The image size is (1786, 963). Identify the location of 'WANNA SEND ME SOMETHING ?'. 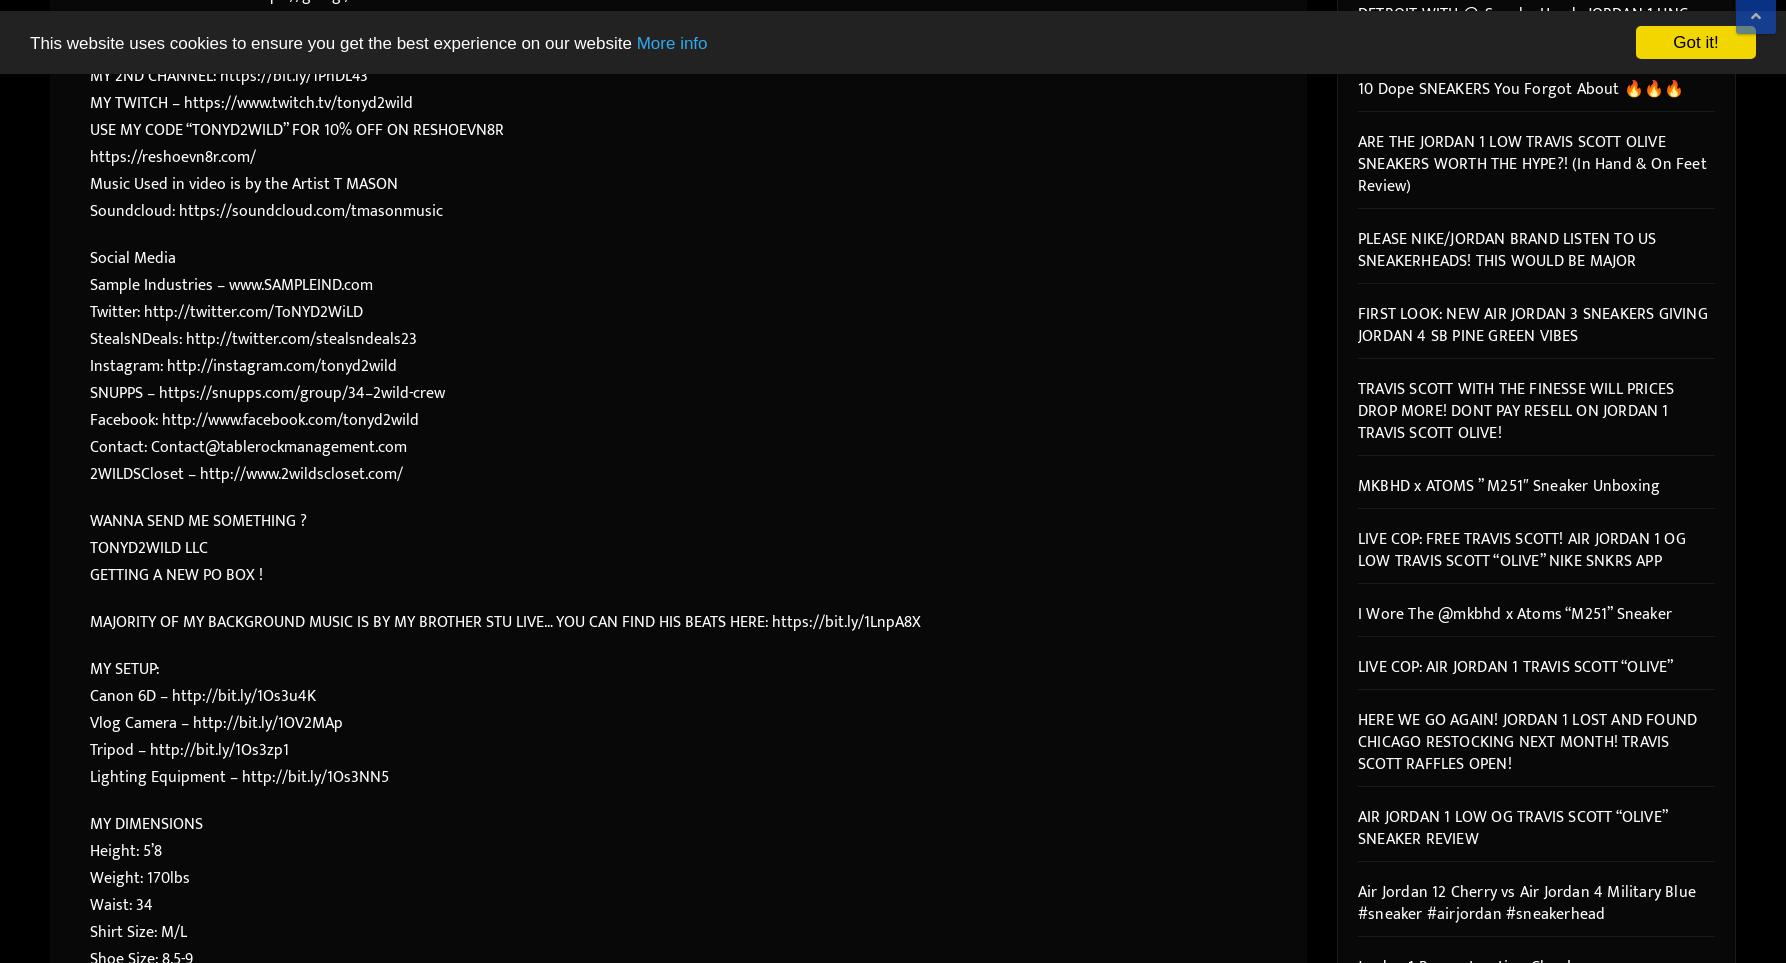
(197, 521).